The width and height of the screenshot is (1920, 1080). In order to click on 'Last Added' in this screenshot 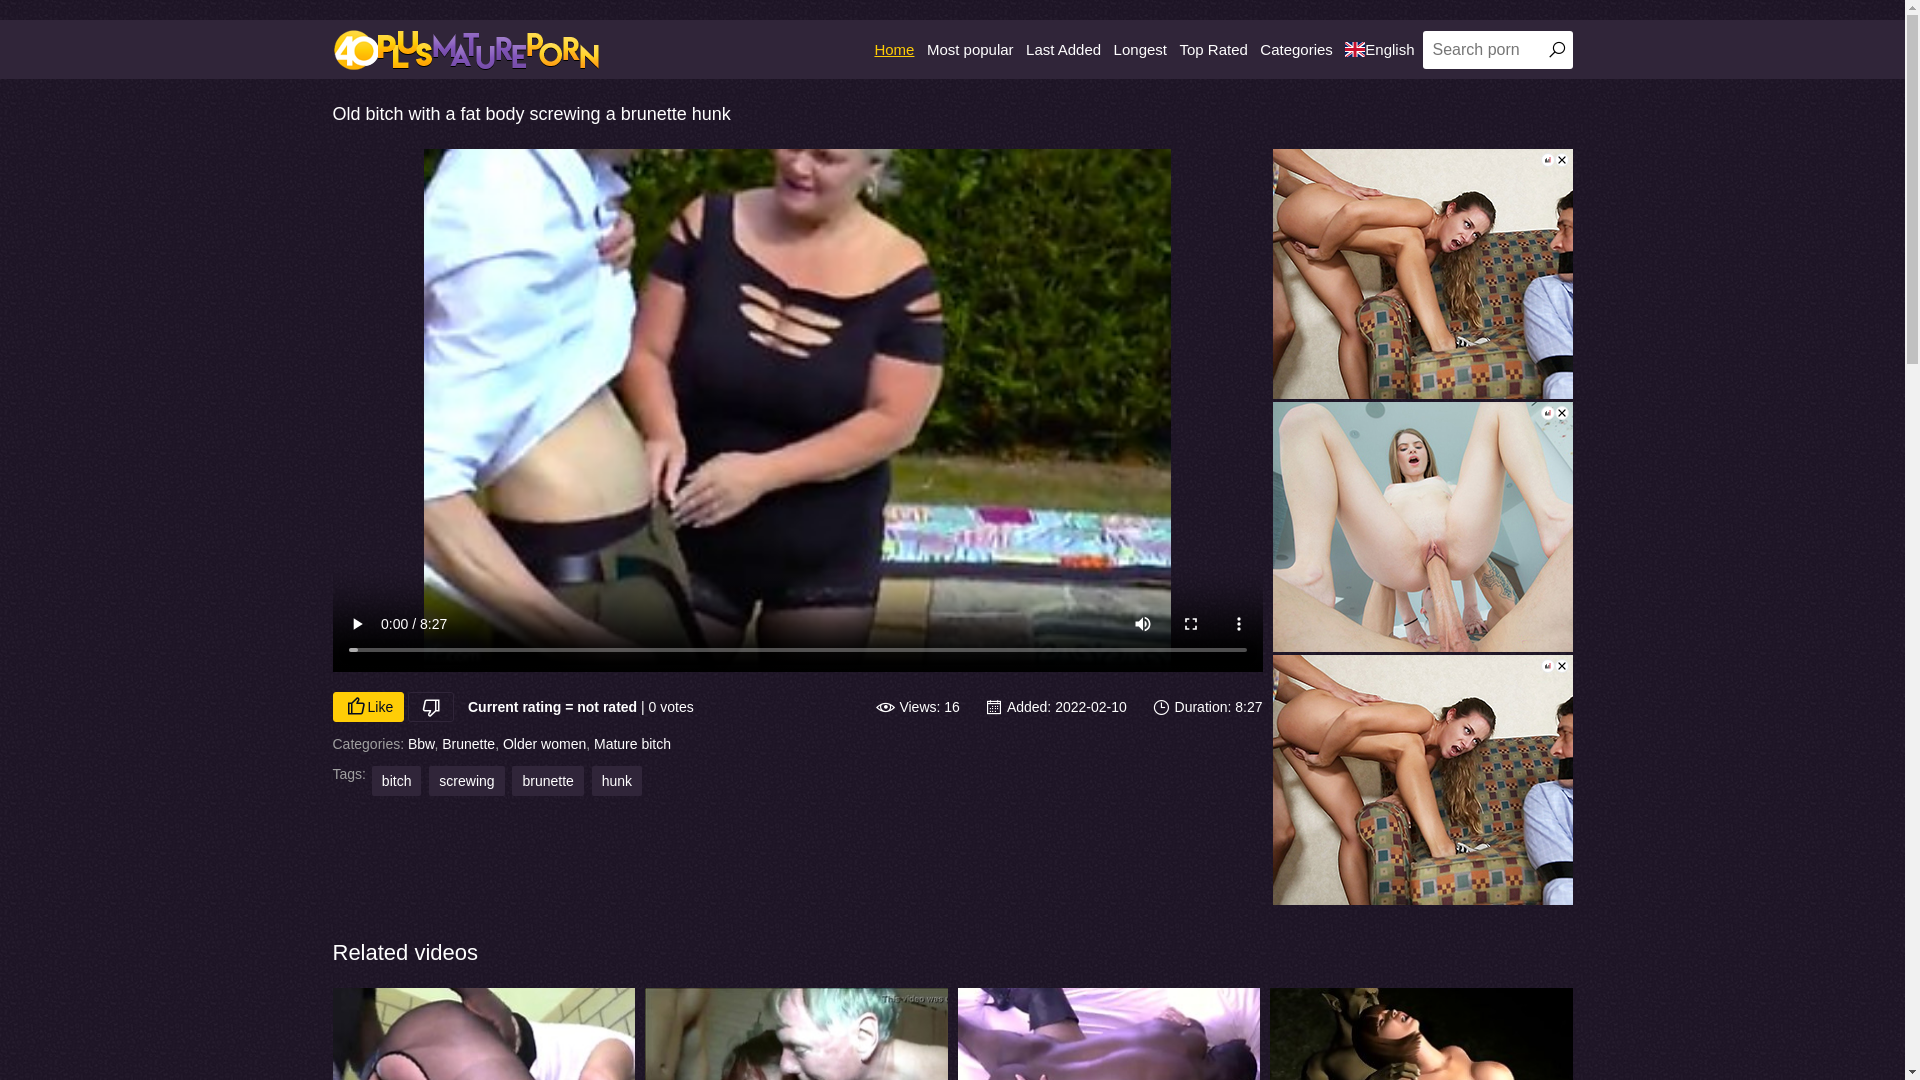, I will do `click(1062, 49)`.